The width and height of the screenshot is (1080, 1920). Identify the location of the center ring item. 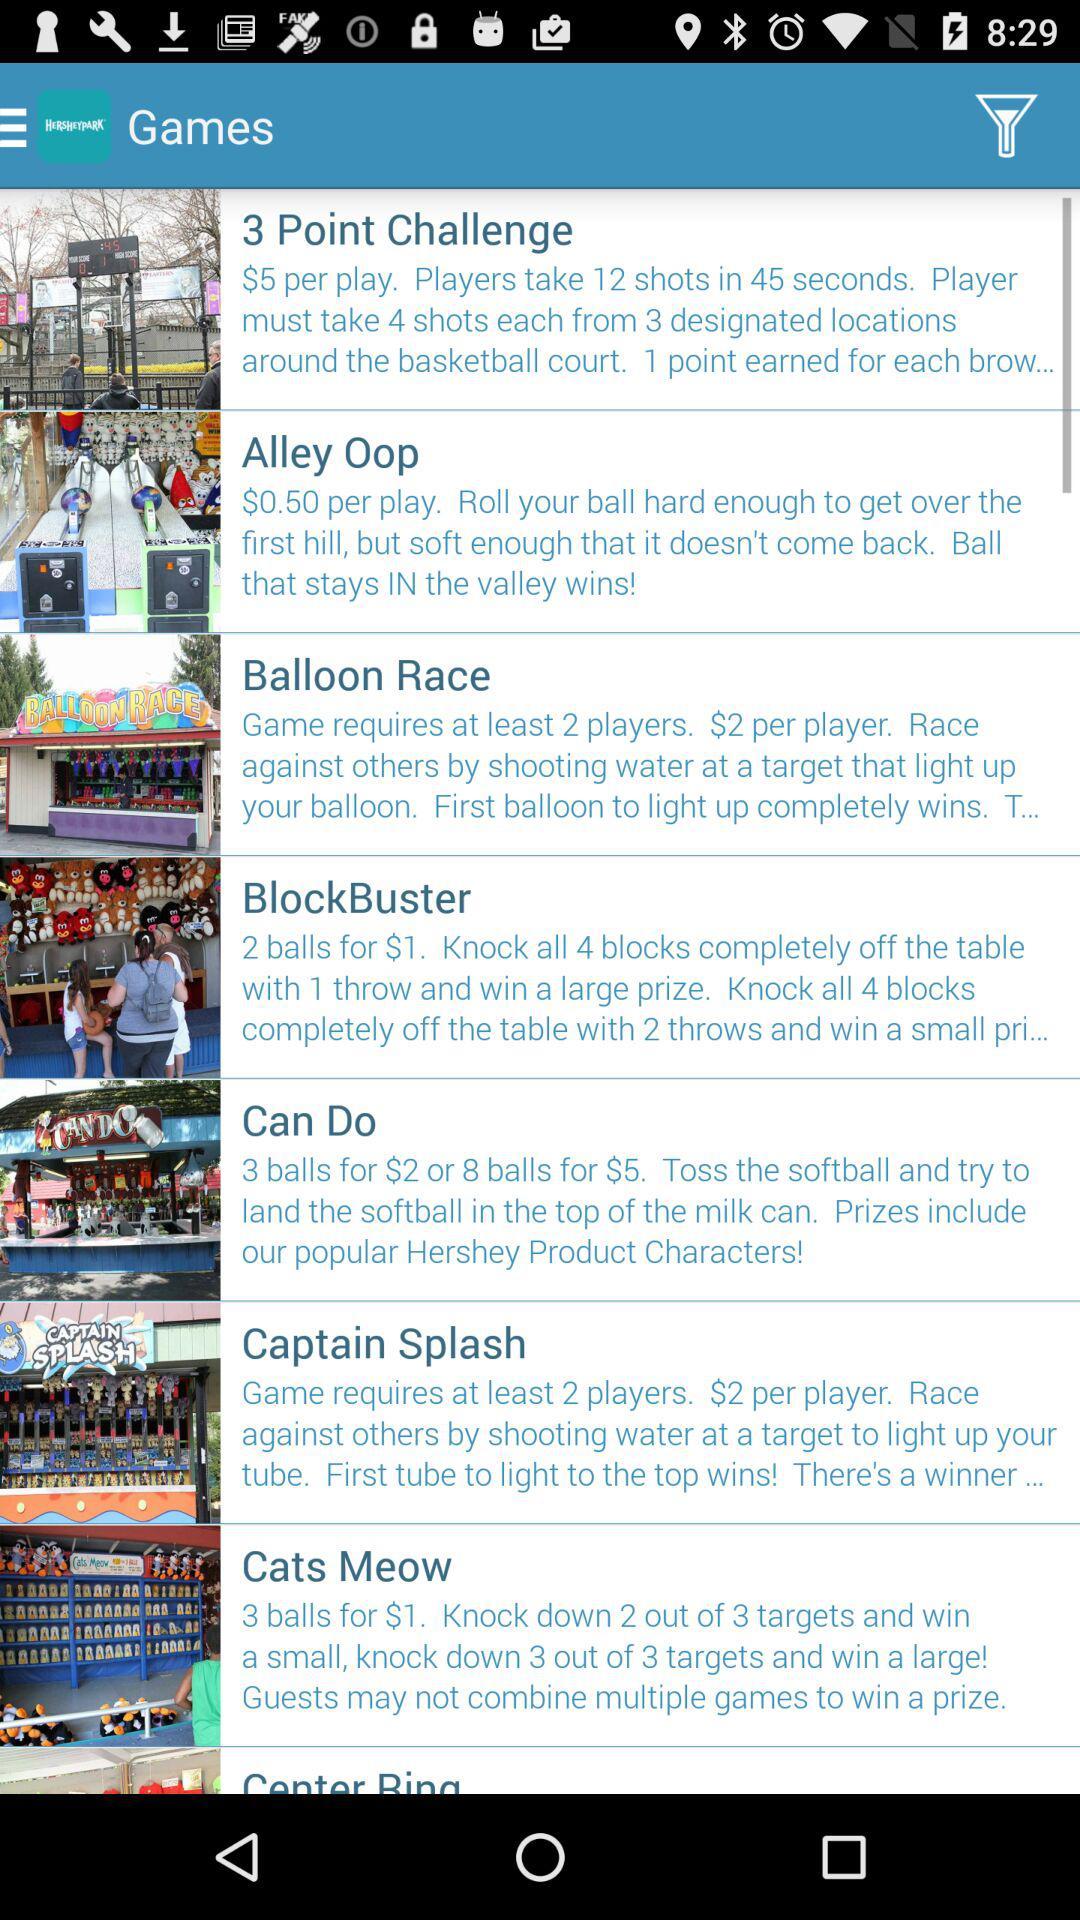
(650, 1776).